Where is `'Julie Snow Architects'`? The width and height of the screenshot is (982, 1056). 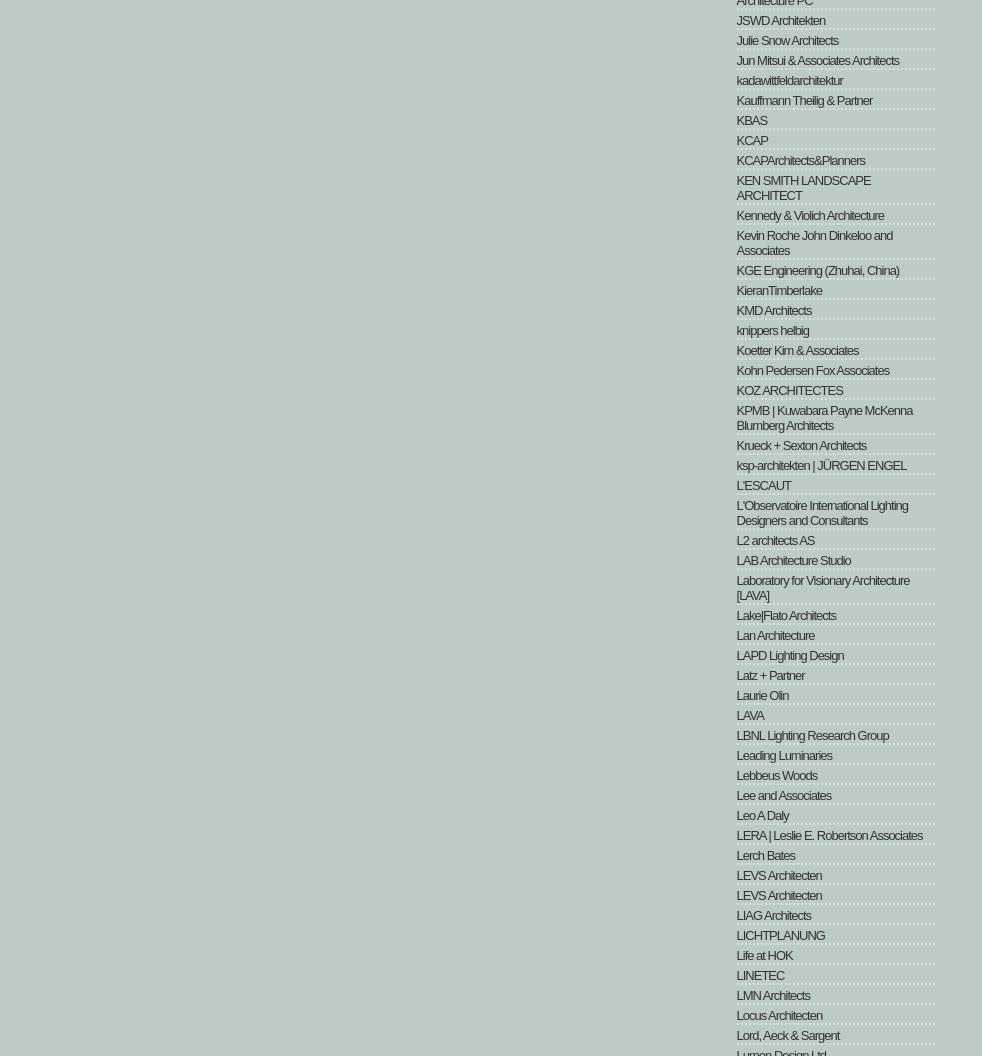 'Julie Snow Architects' is located at coordinates (786, 40).